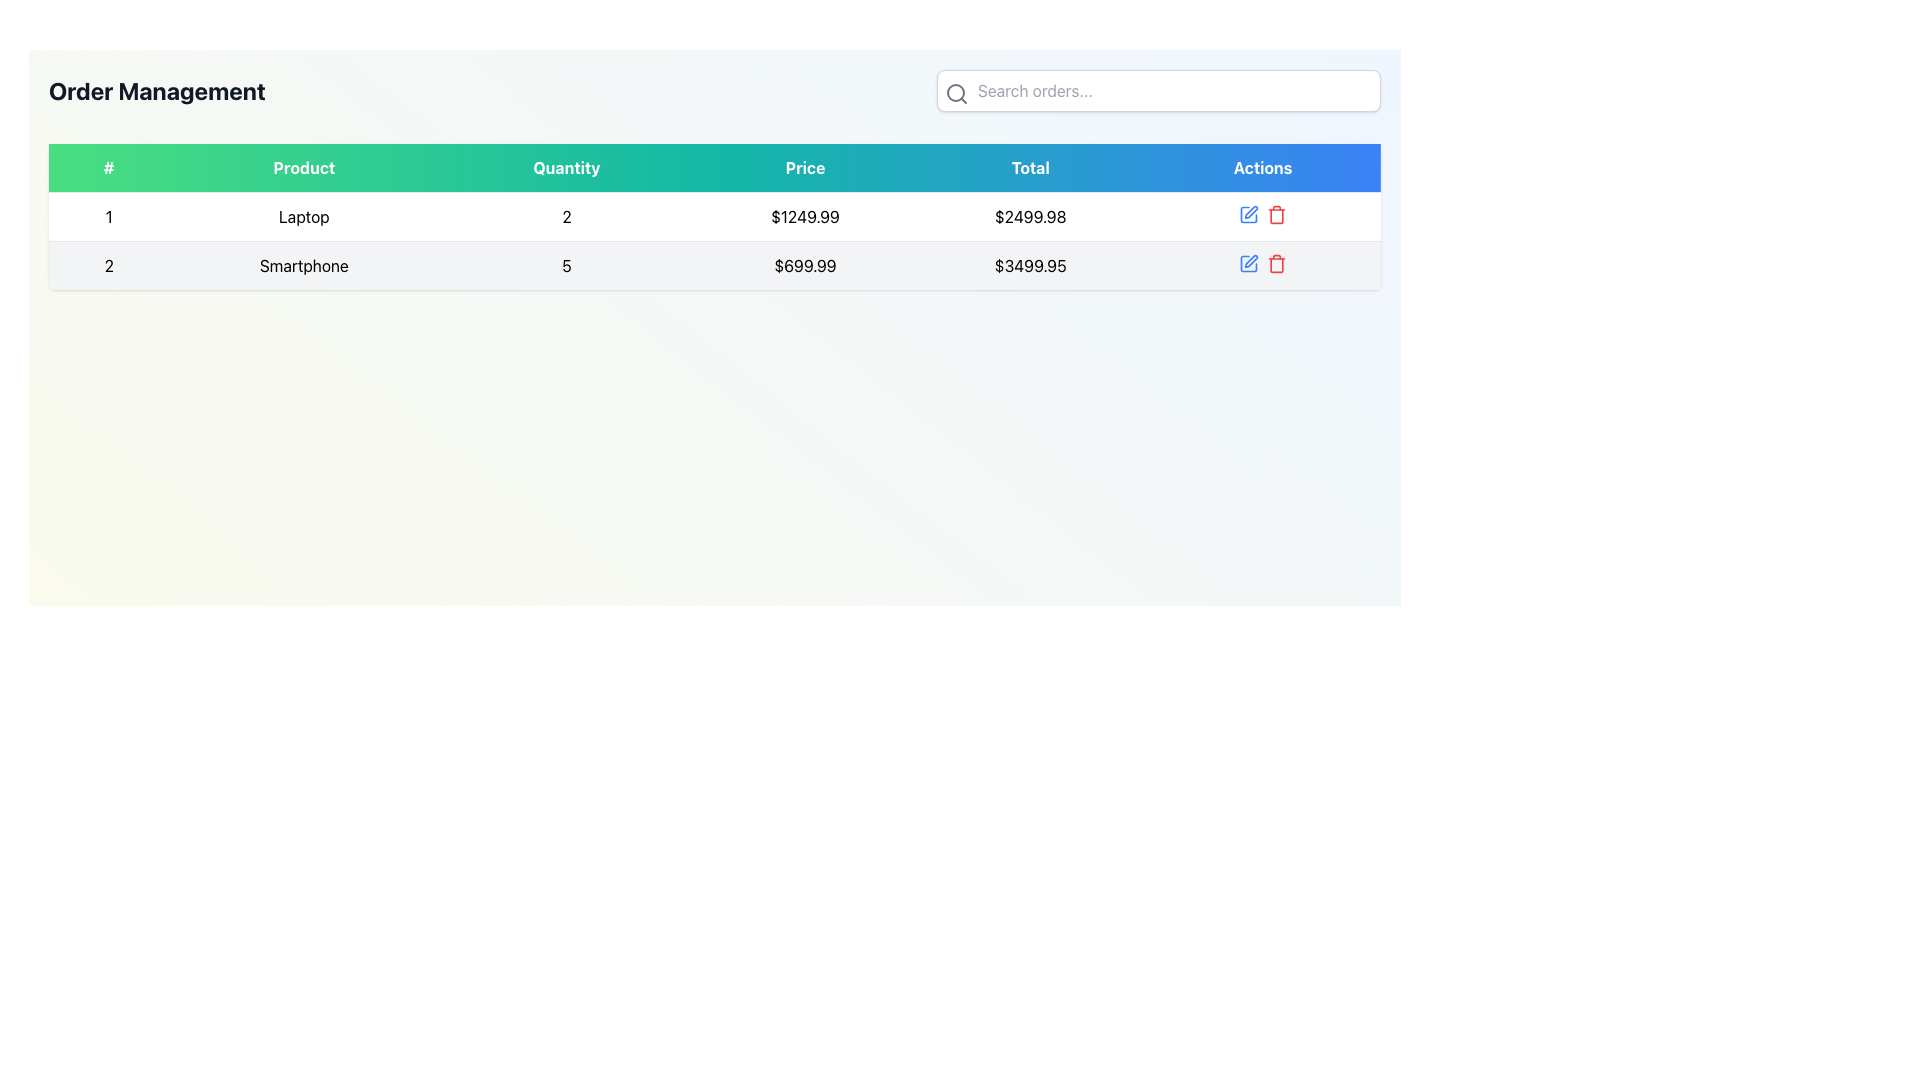 The height and width of the screenshot is (1080, 1920). What do you see at coordinates (805, 216) in the screenshot?
I see `displayed price text "$1249.99" located in the first row of the table under the "Price" column, which is positioned between the "Quantity" and "Total" columns` at bounding box center [805, 216].